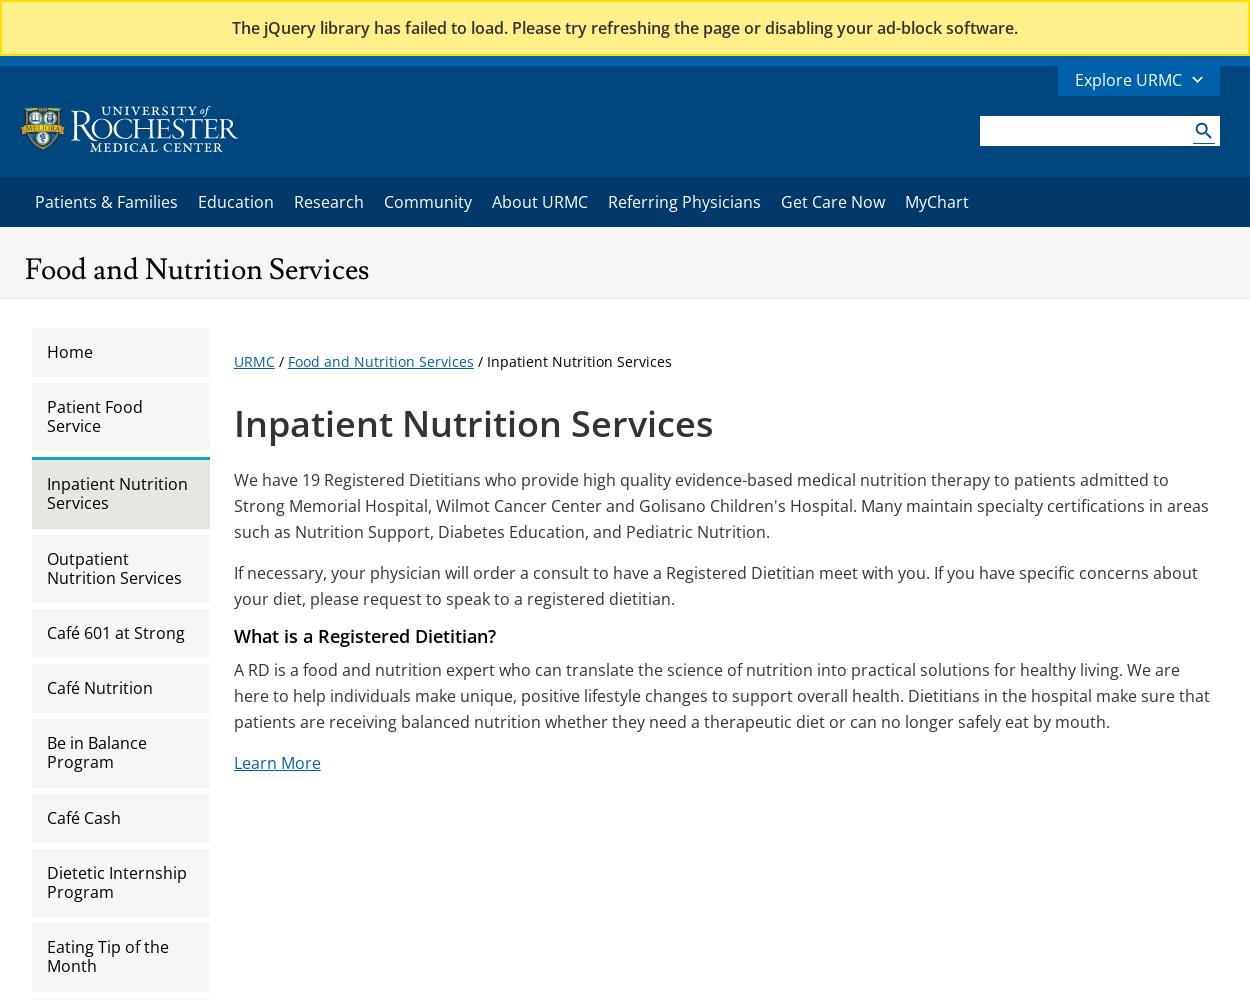  What do you see at coordinates (83, 816) in the screenshot?
I see `'Café Cash'` at bounding box center [83, 816].